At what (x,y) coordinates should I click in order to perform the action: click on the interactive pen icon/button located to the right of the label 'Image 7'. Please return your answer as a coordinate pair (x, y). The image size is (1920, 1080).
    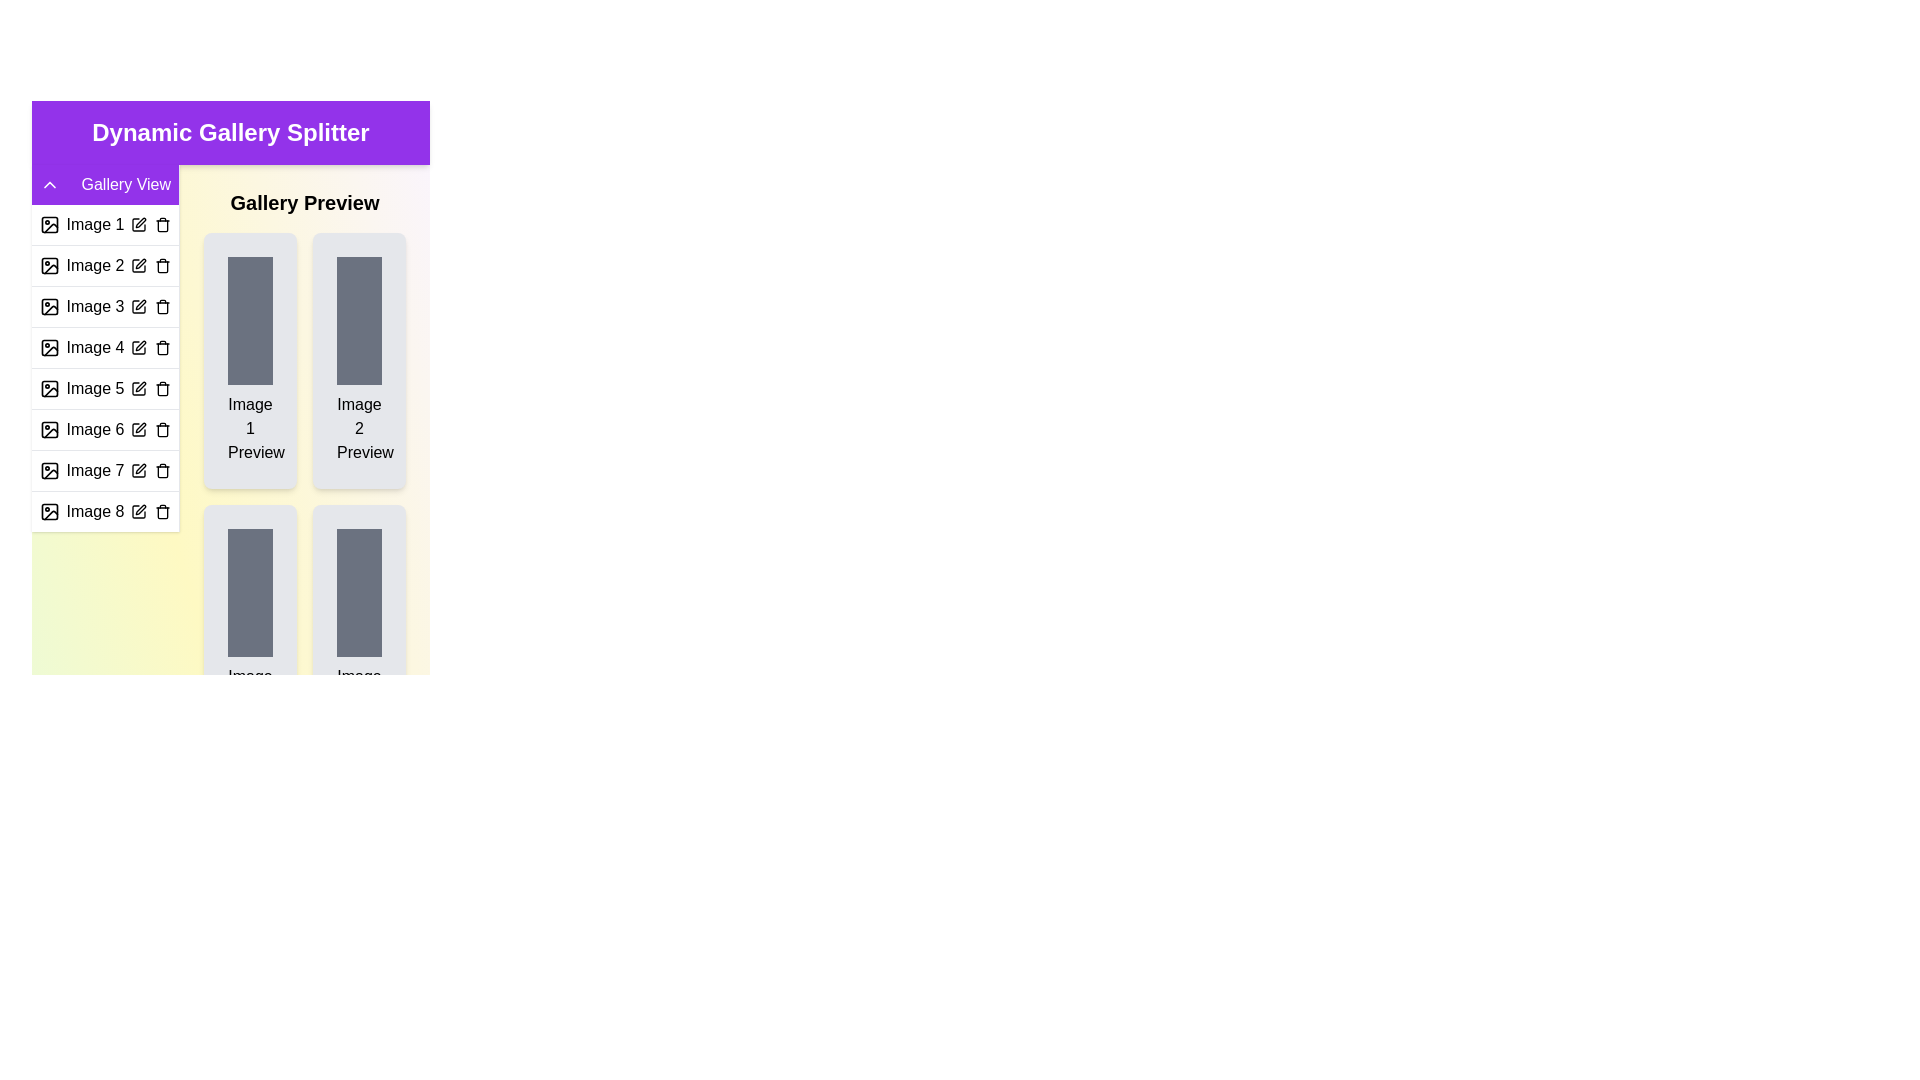
    Looking at the image, I should click on (138, 470).